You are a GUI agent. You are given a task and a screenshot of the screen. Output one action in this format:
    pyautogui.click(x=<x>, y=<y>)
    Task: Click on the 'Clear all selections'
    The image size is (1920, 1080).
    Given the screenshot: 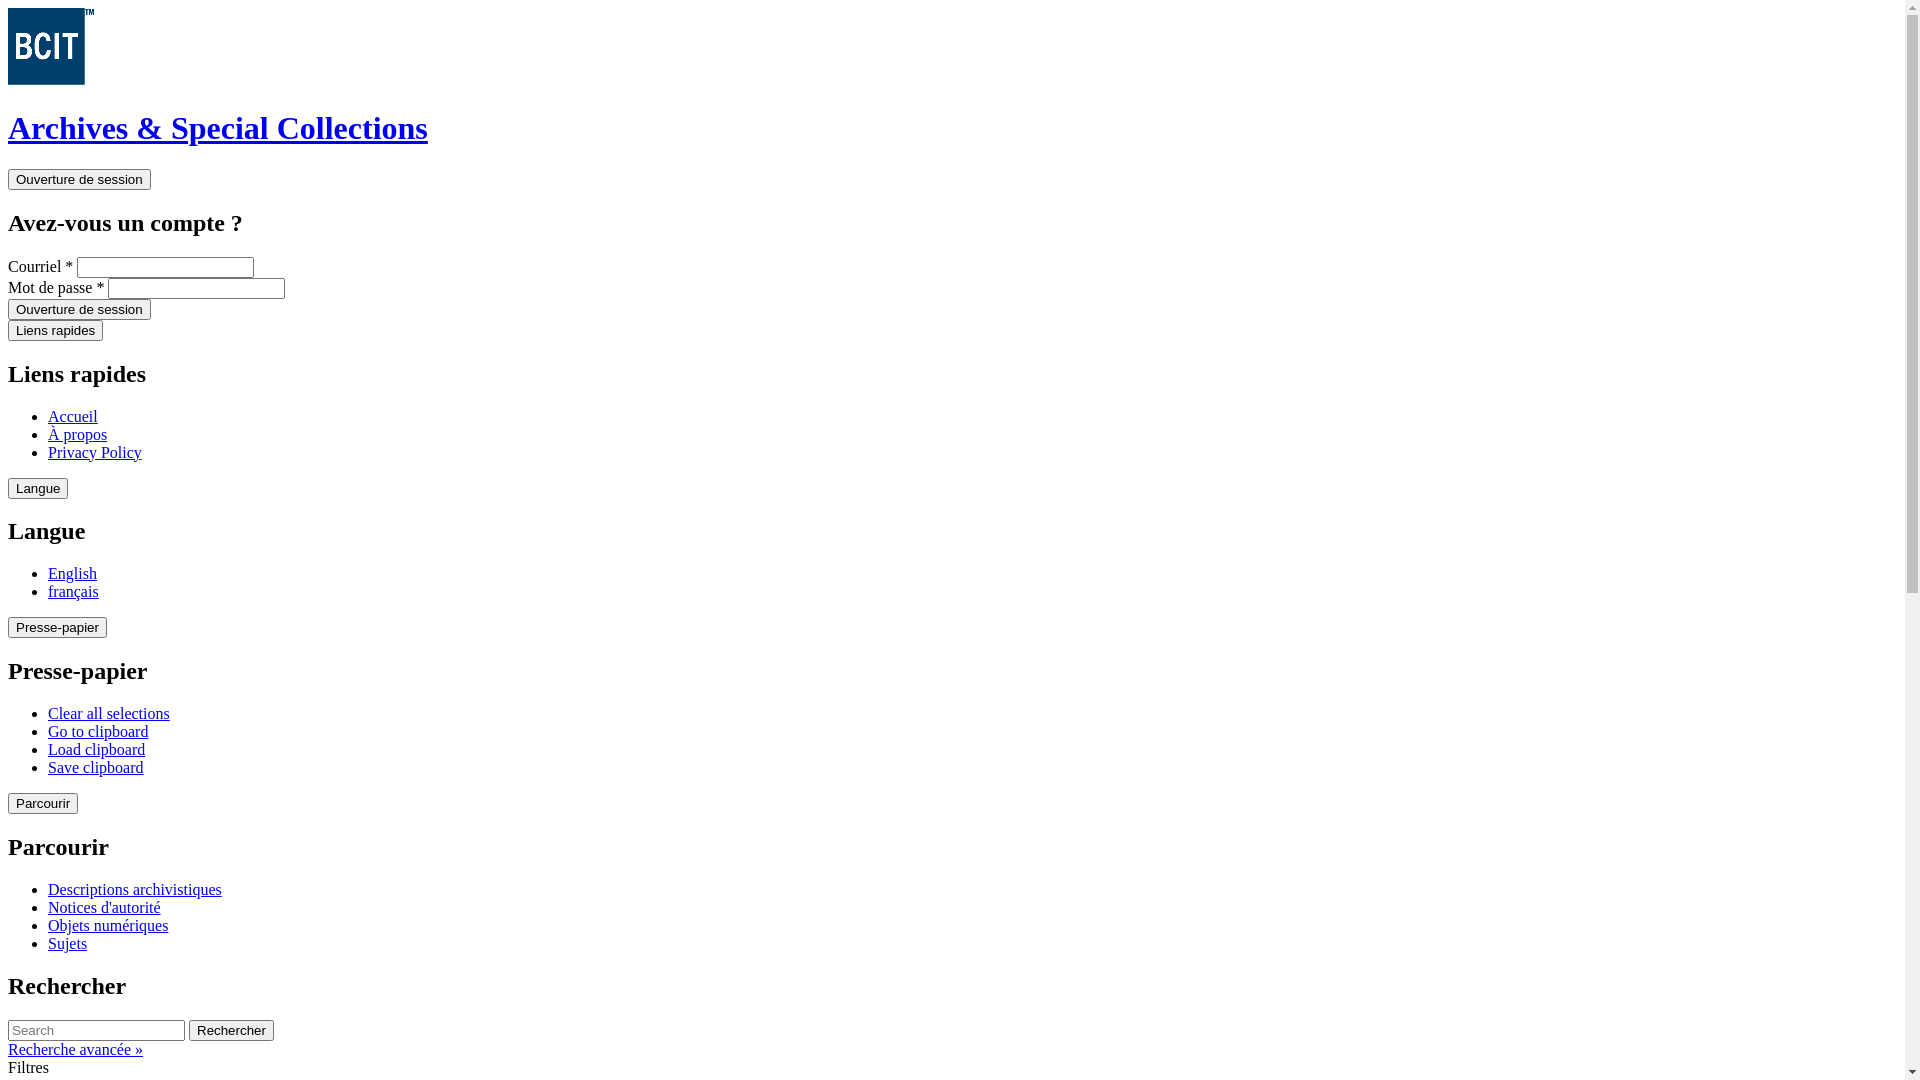 What is the action you would take?
    pyautogui.click(x=108, y=712)
    